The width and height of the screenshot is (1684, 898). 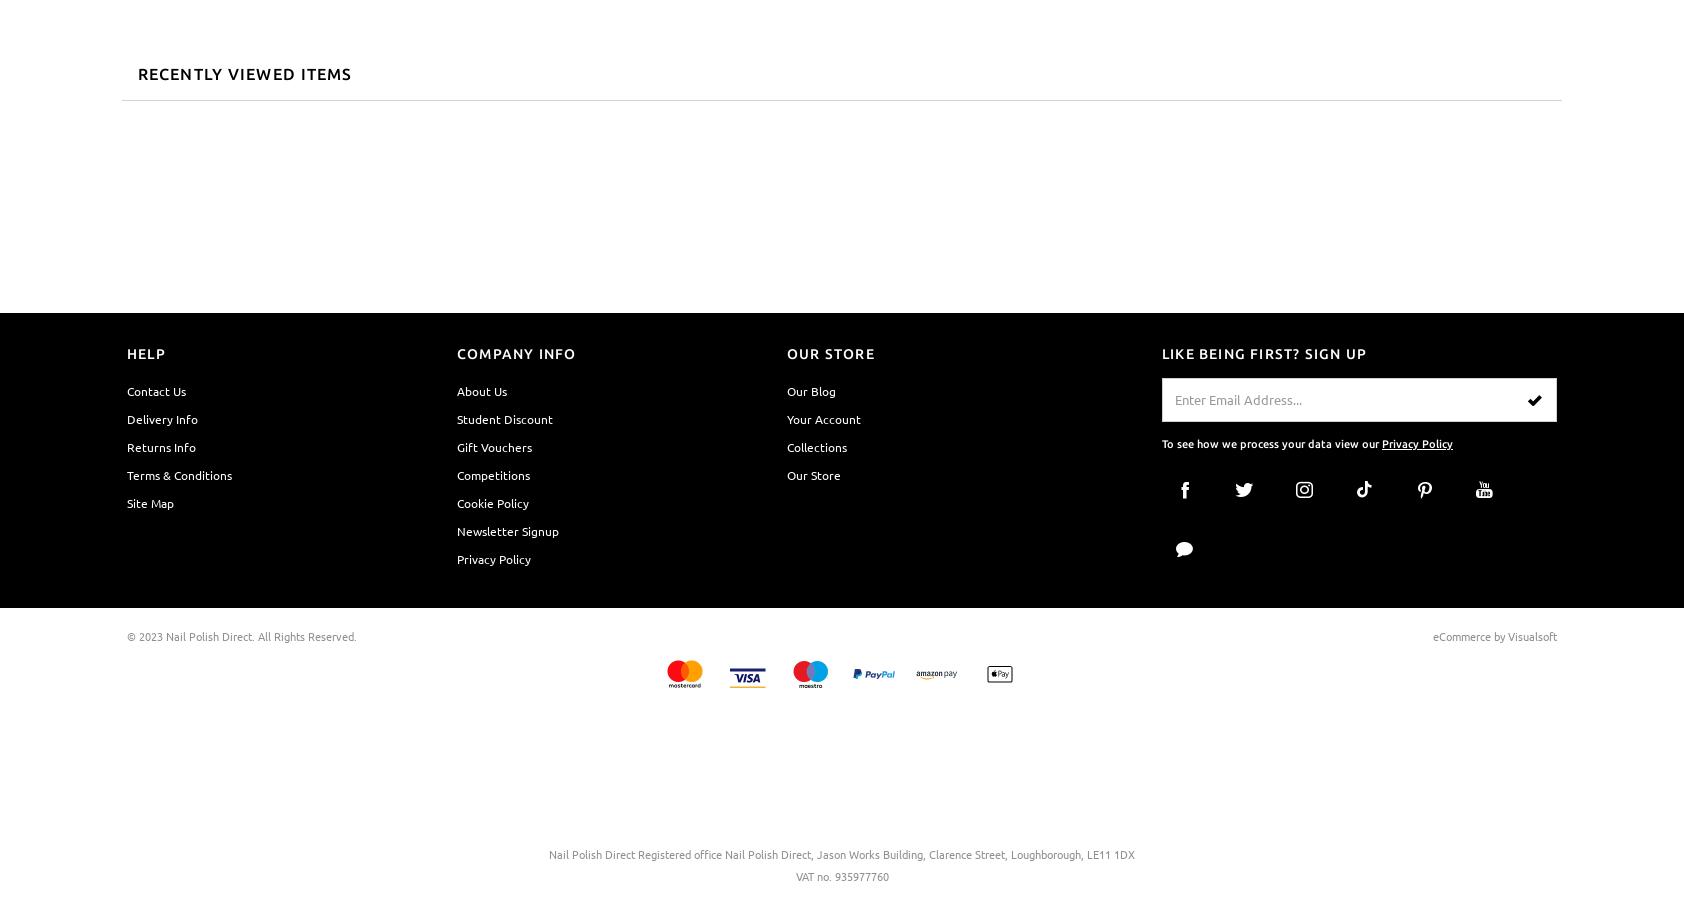 What do you see at coordinates (479, 390) in the screenshot?
I see `'About Us'` at bounding box center [479, 390].